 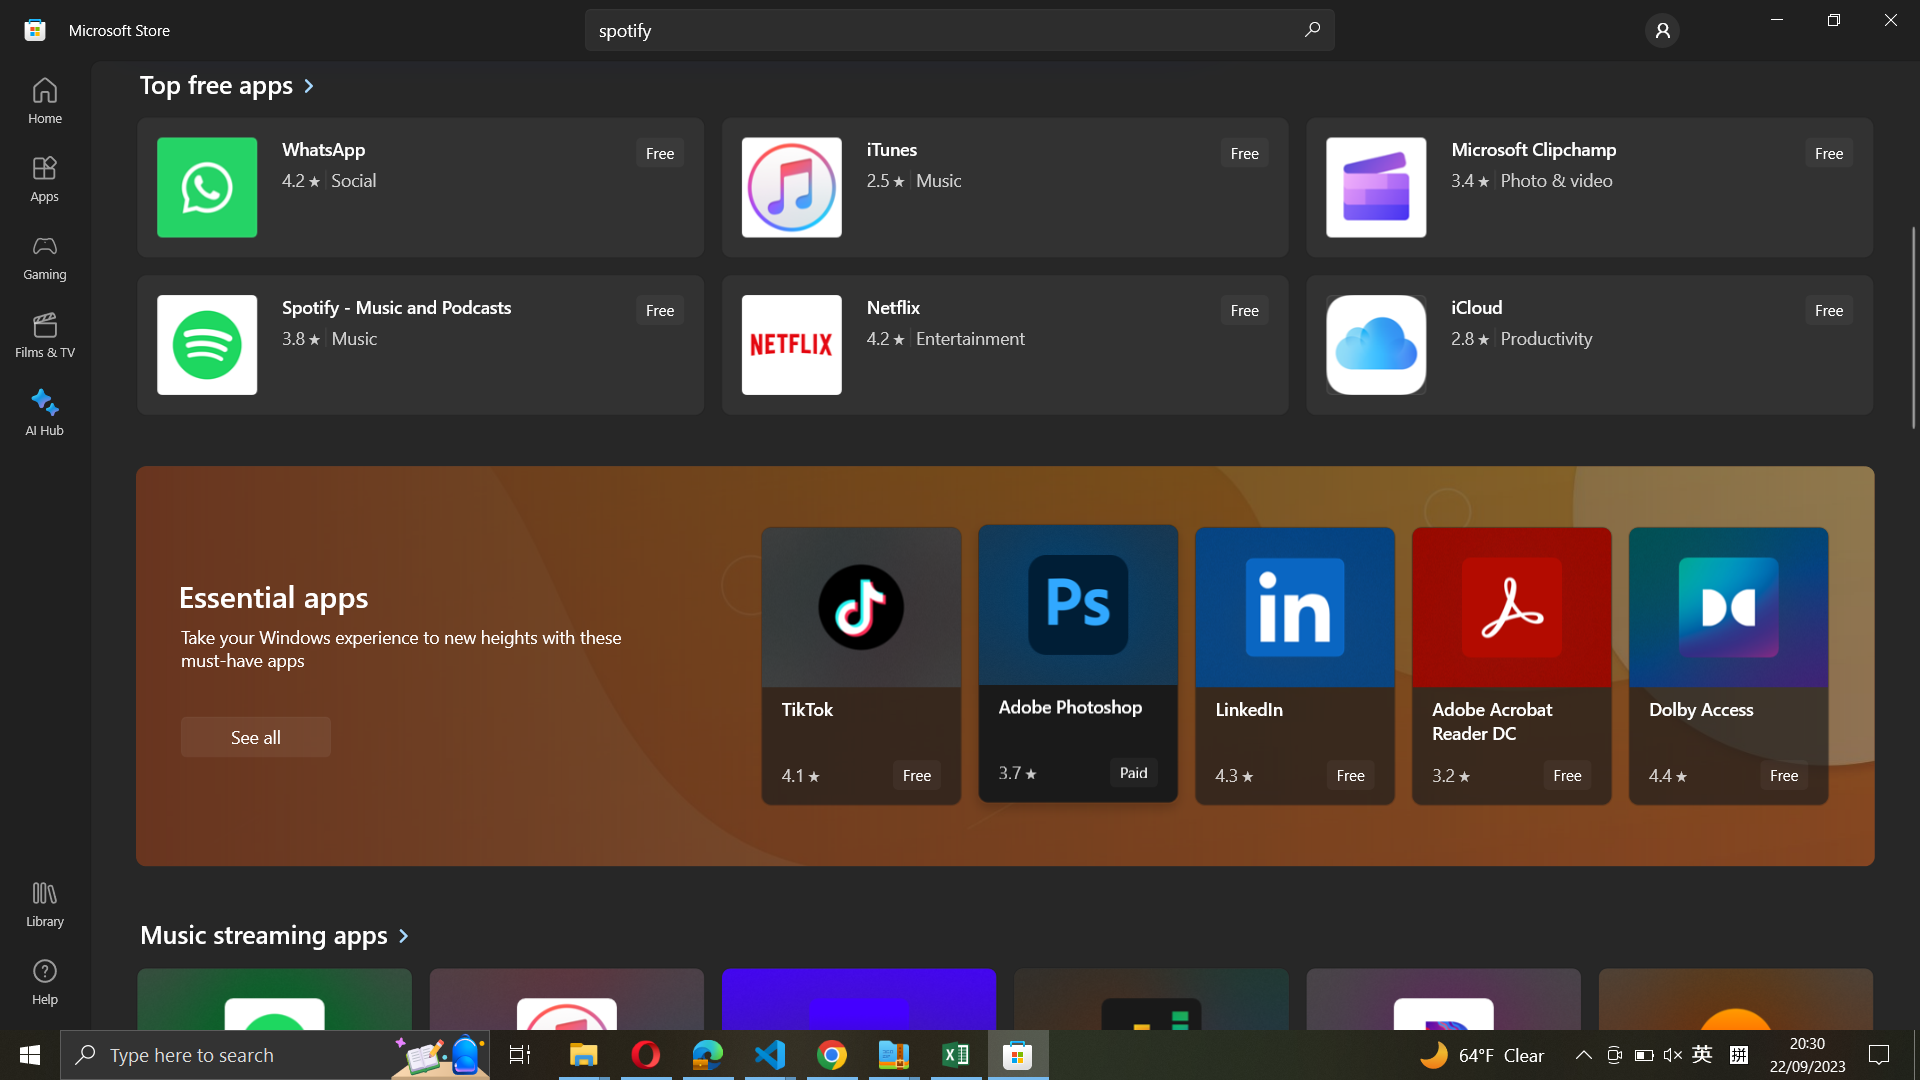 I want to click on Gaming Option, so click(x=46, y=257).